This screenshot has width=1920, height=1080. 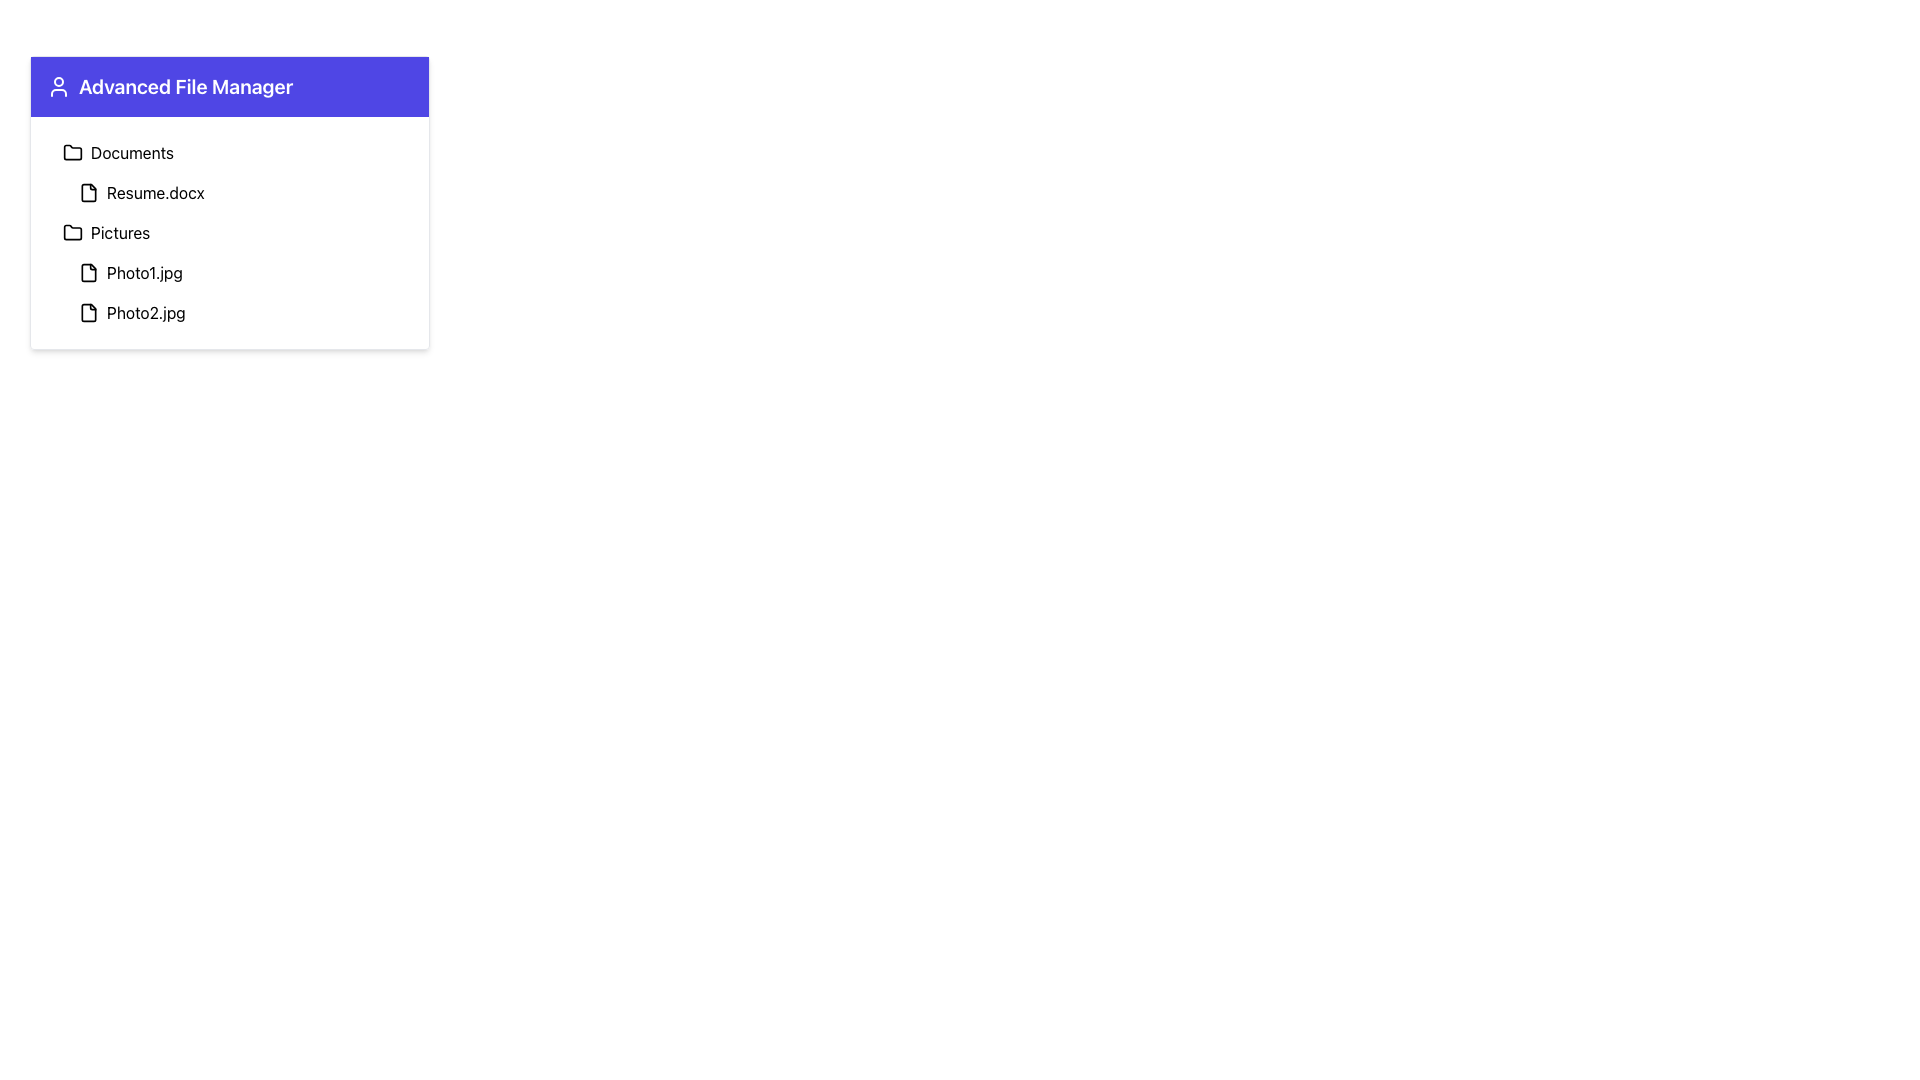 I want to click on the file entry row displaying 'Photo2.jpg', so click(x=238, y=312).